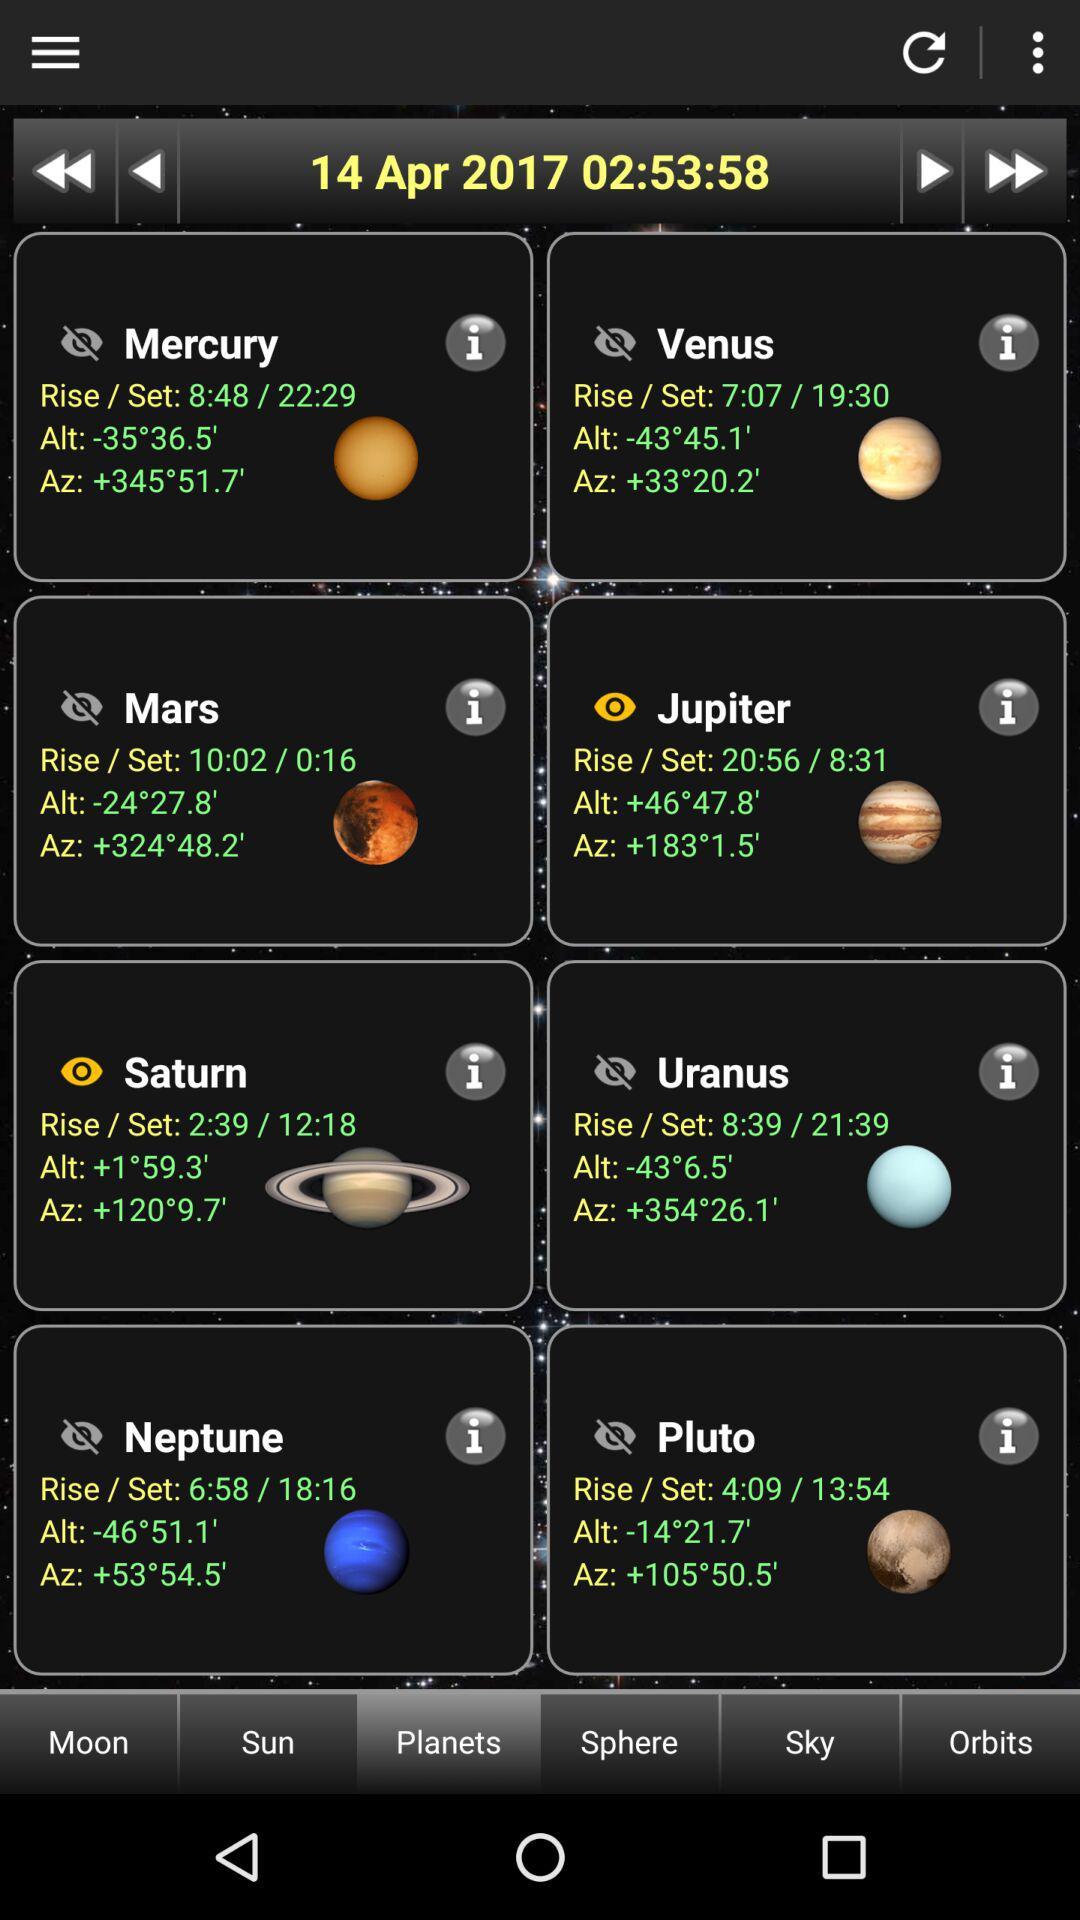 Image resolution: width=1080 pixels, height=1920 pixels. Describe the element at coordinates (1008, 1070) in the screenshot. I see `see more information` at that location.